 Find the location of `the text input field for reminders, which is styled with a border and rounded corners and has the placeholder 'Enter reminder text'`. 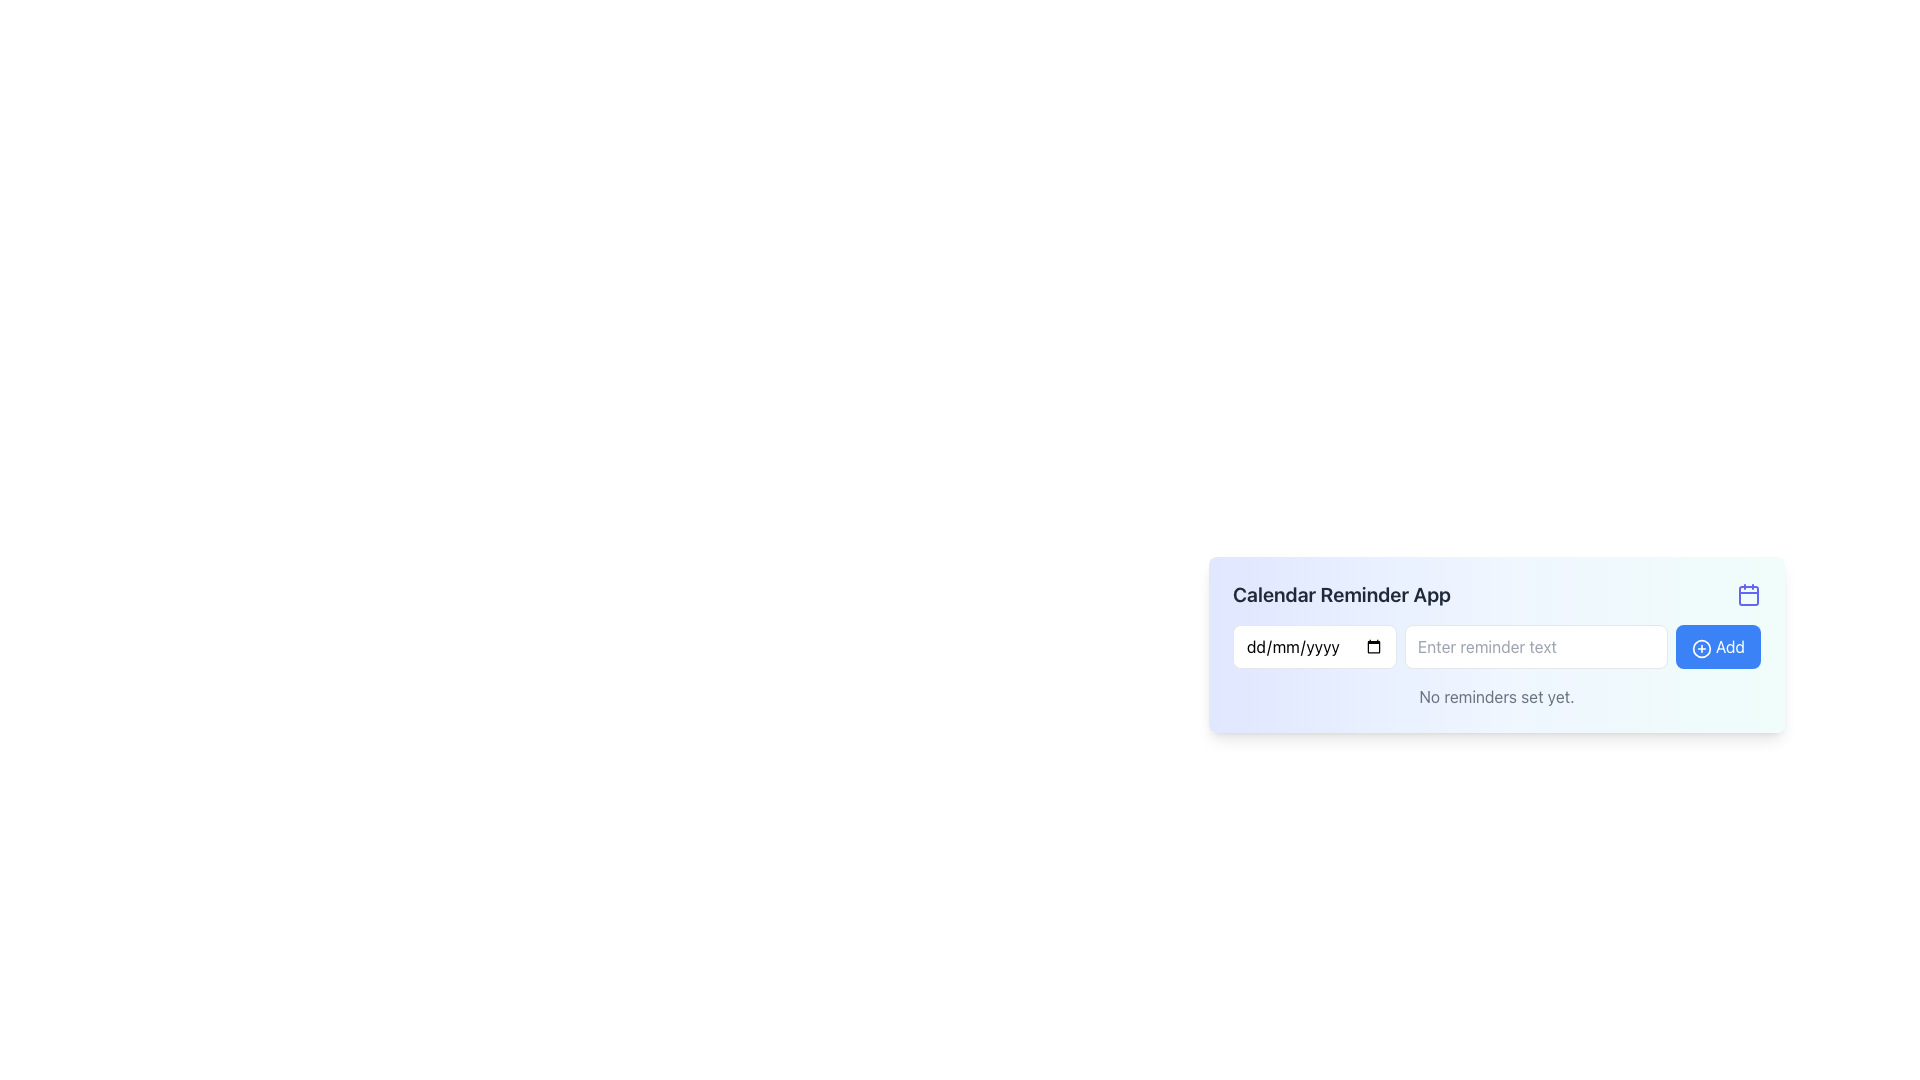

the text input field for reminders, which is styled with a border and rounded corners and has the placeholder 'Enter reminder text' is located at coordinates (1535, 647).